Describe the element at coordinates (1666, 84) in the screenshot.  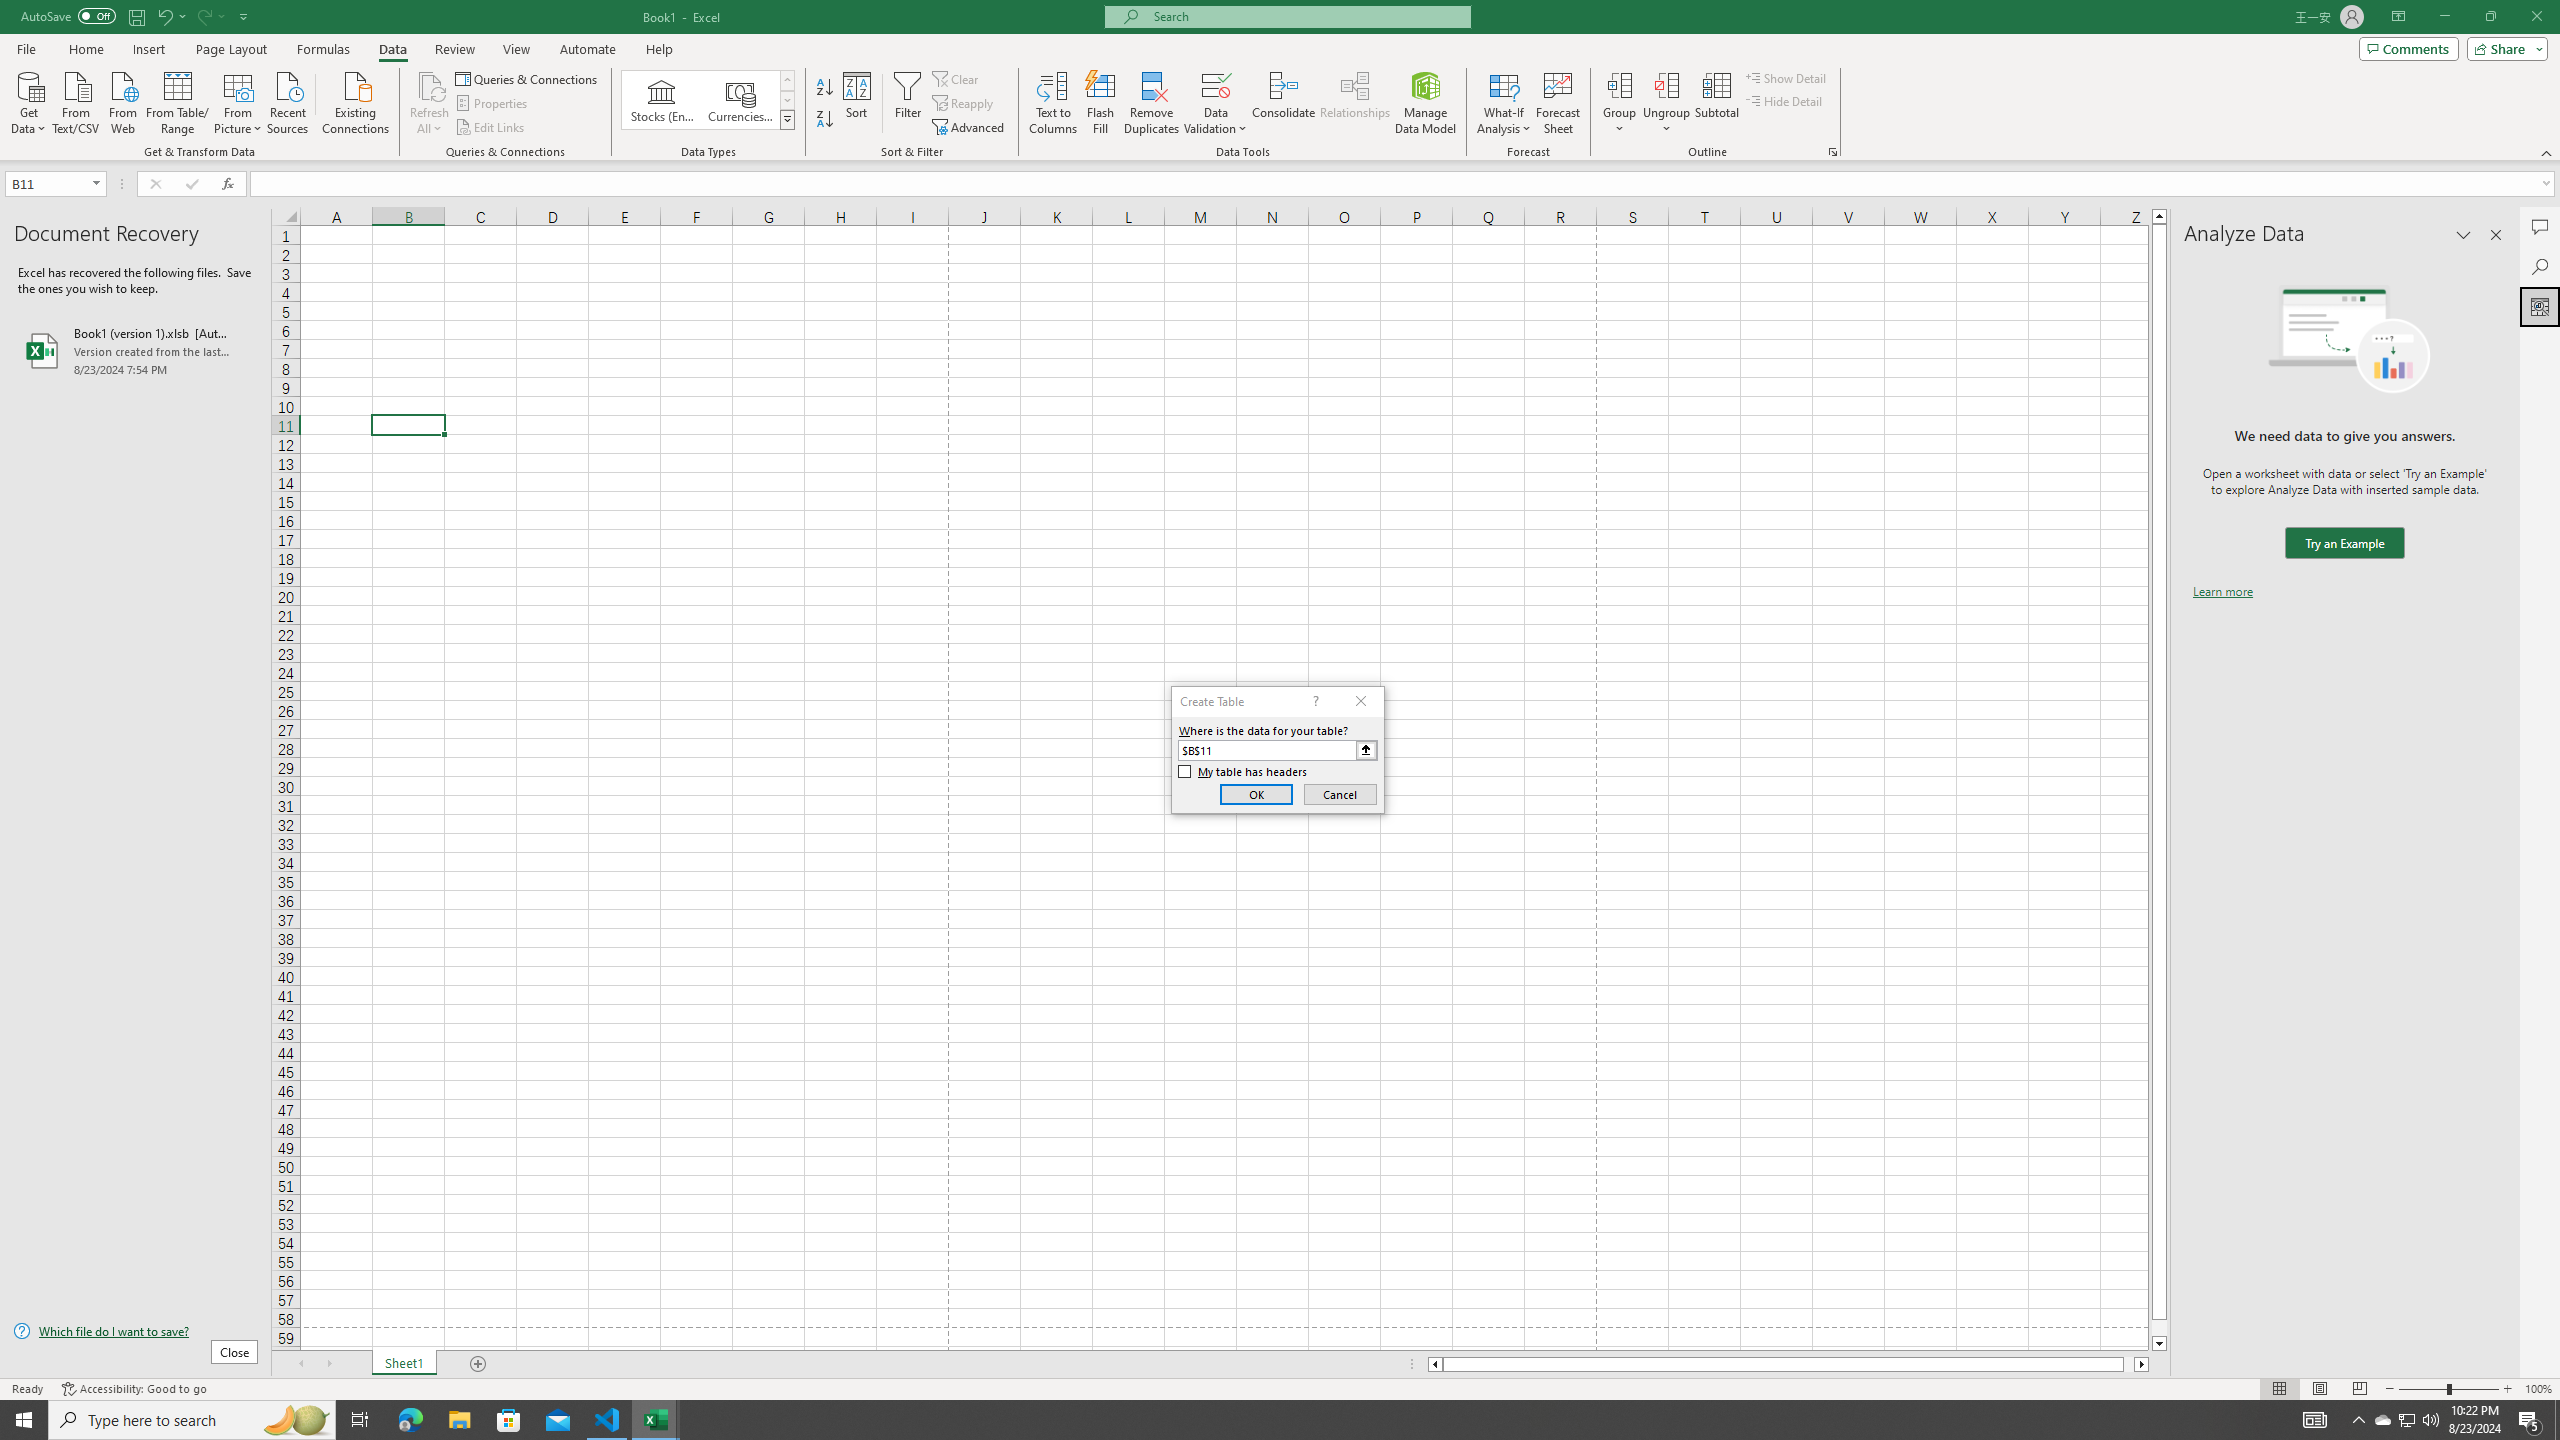
I see `'Ungroup...'` at that location.